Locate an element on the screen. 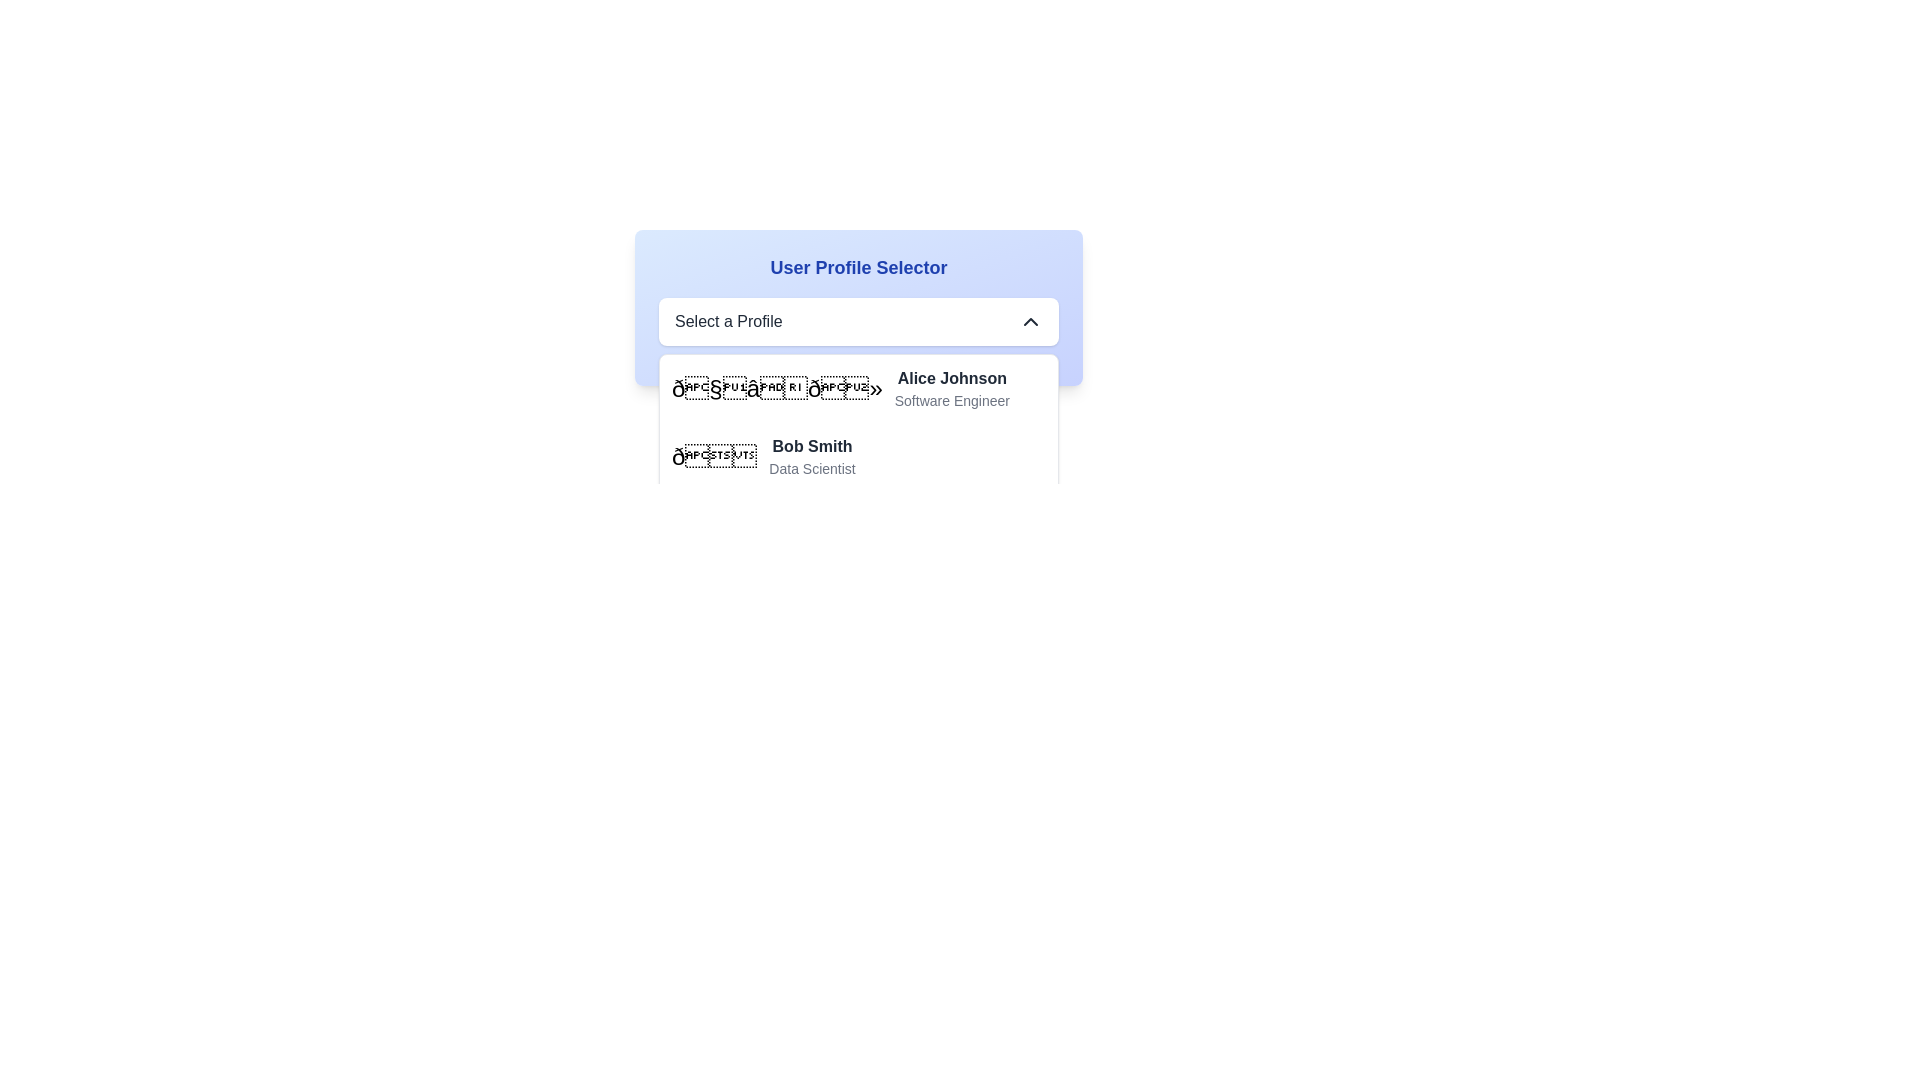 Image resolution: width=1920 pixels, height=1080 pixels. the first item in the 'User Profile Selector' dropdown menu is located at coordinates (859, 389).